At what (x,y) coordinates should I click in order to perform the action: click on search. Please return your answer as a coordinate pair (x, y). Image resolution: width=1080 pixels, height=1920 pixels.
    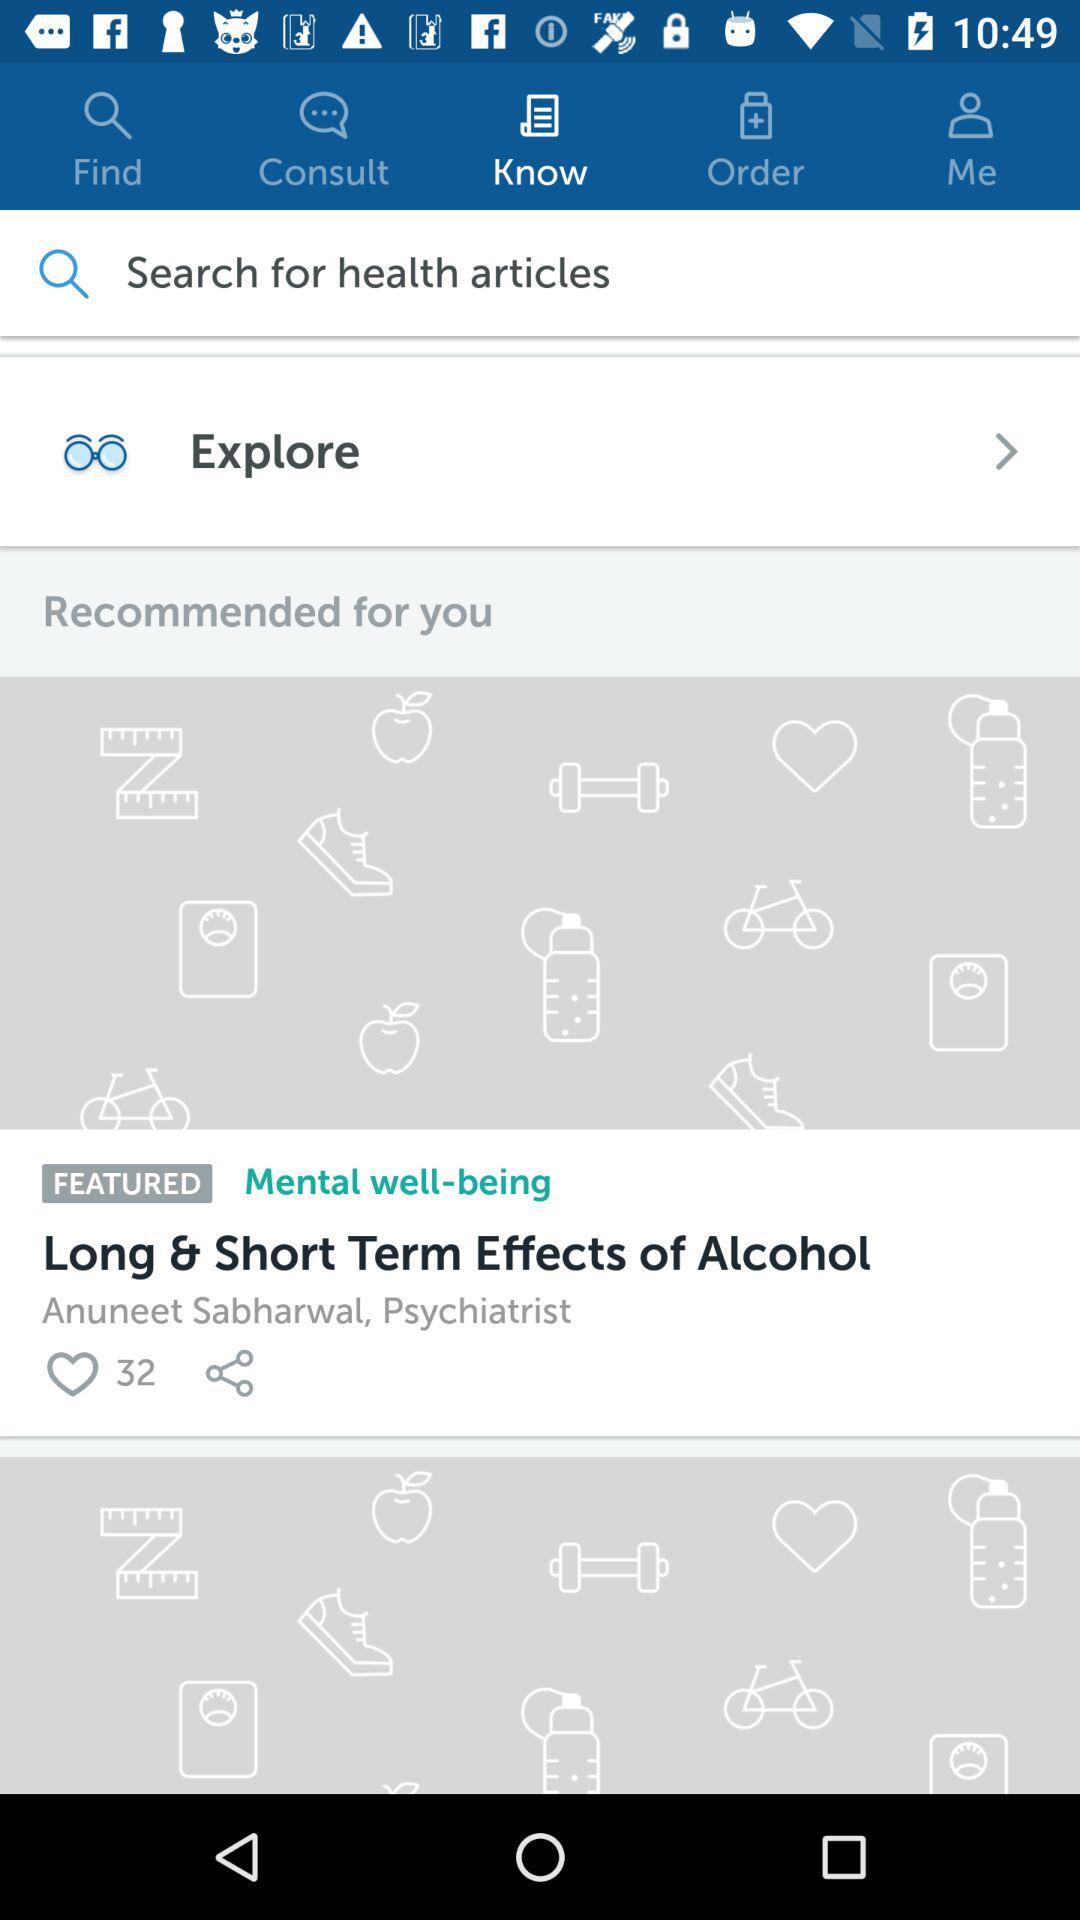
    Looking at the image, I should click on (61, 272).